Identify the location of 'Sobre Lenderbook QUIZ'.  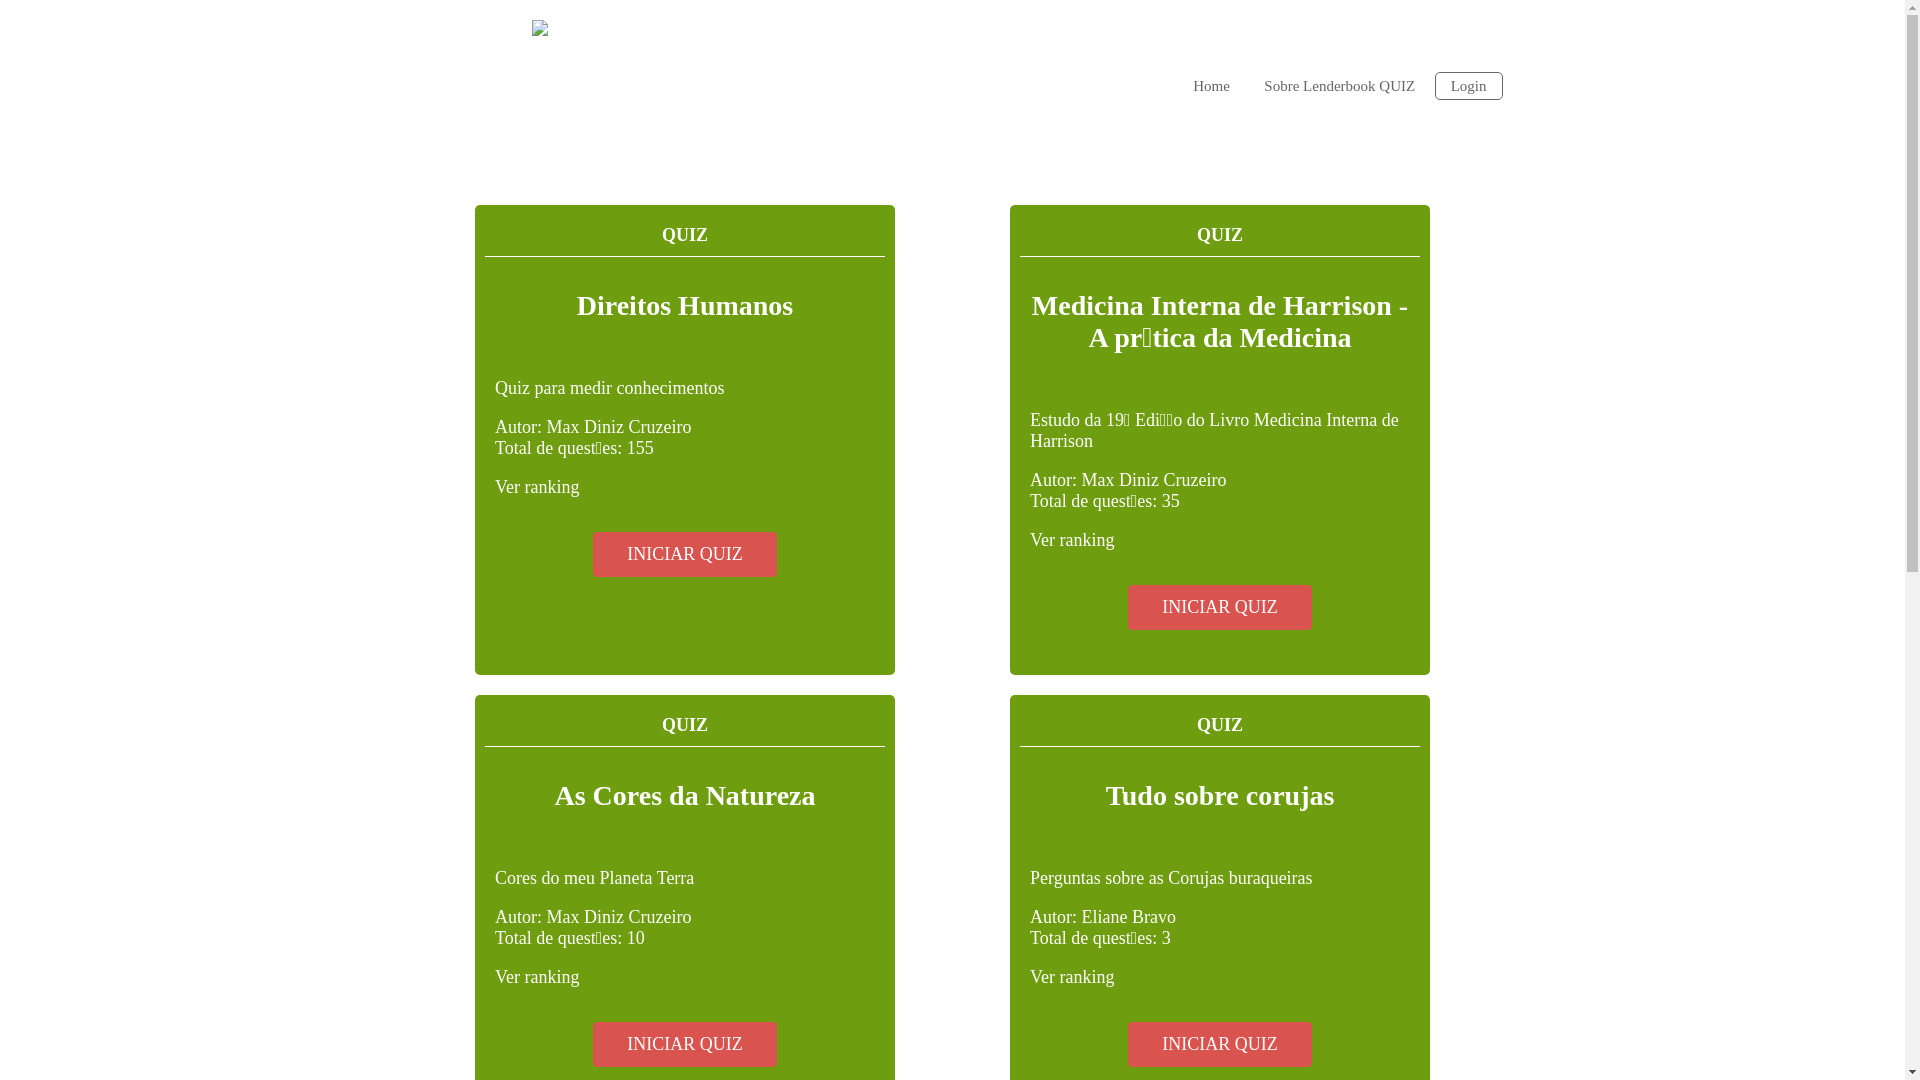
(1247, 83).